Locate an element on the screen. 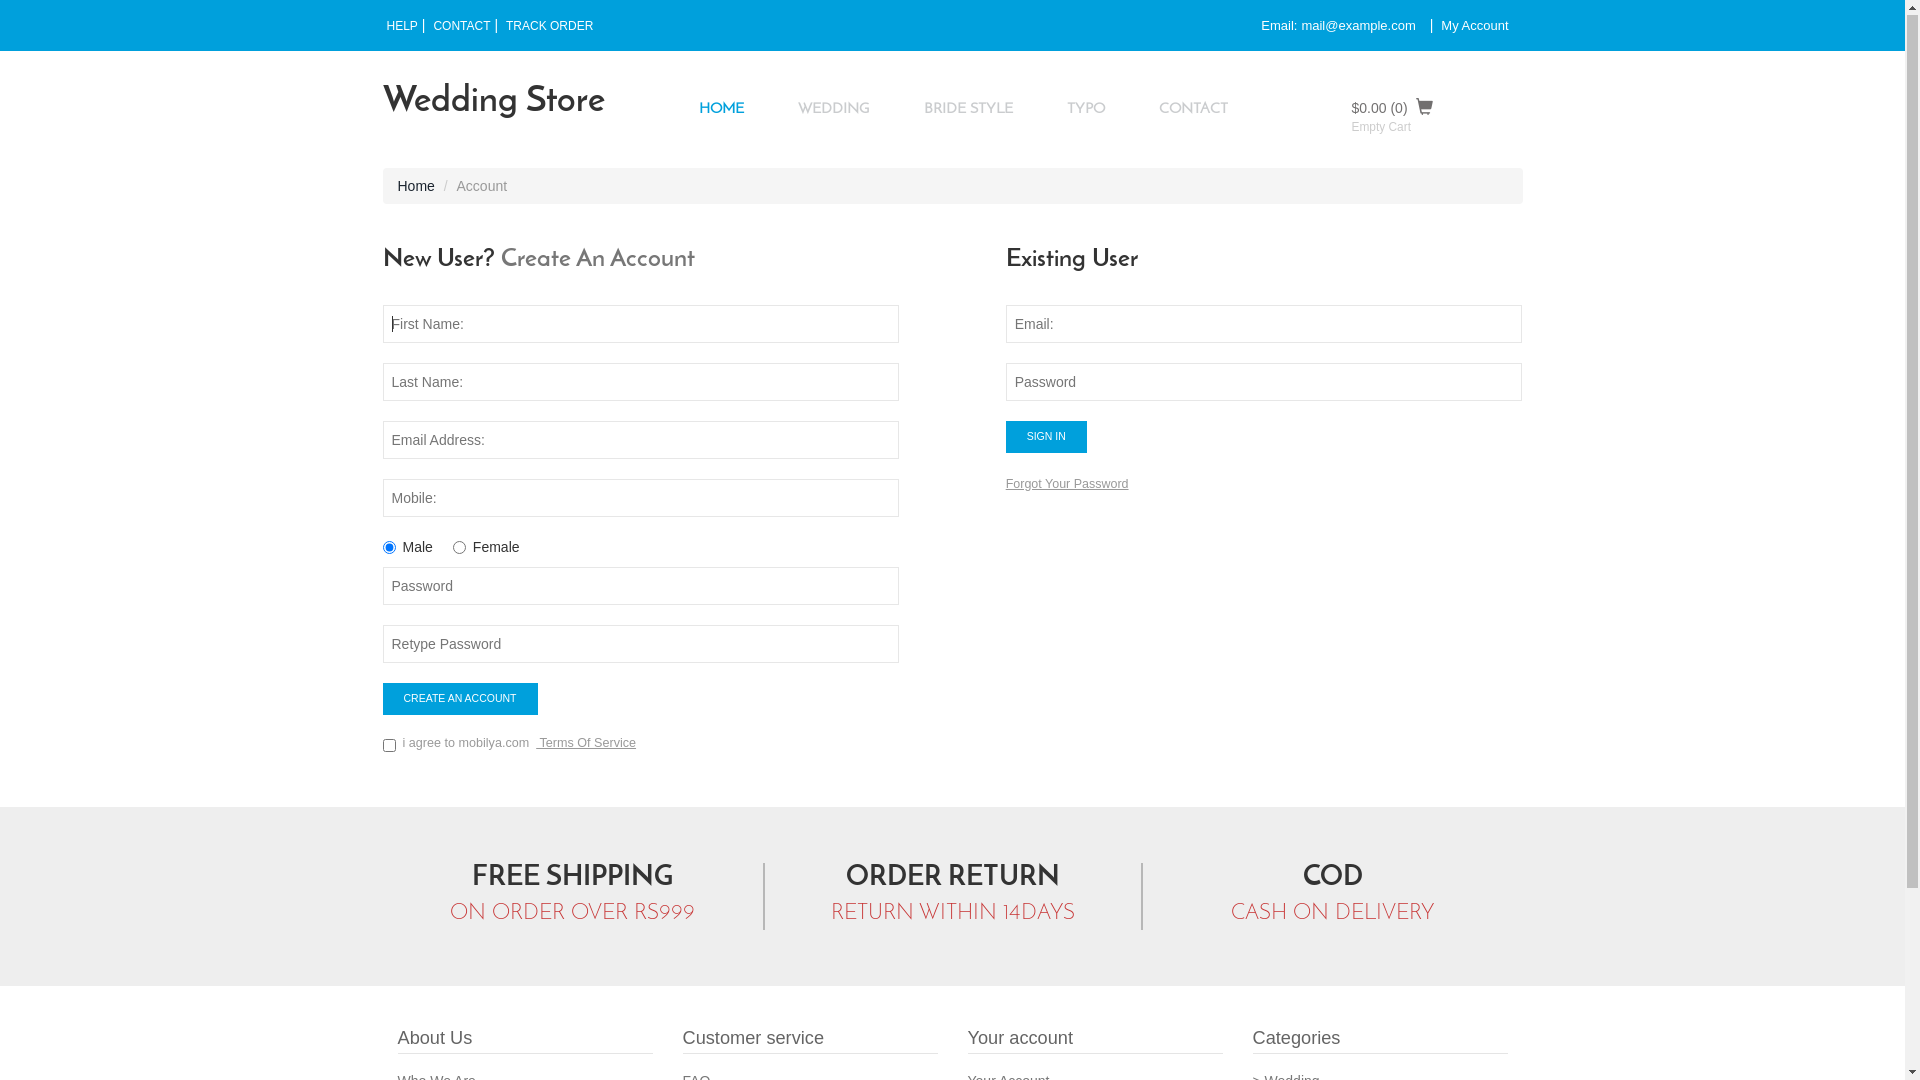 This screenshot has height=1080, width=1920. 'WEDDING' is located at coordinates (771, 110).